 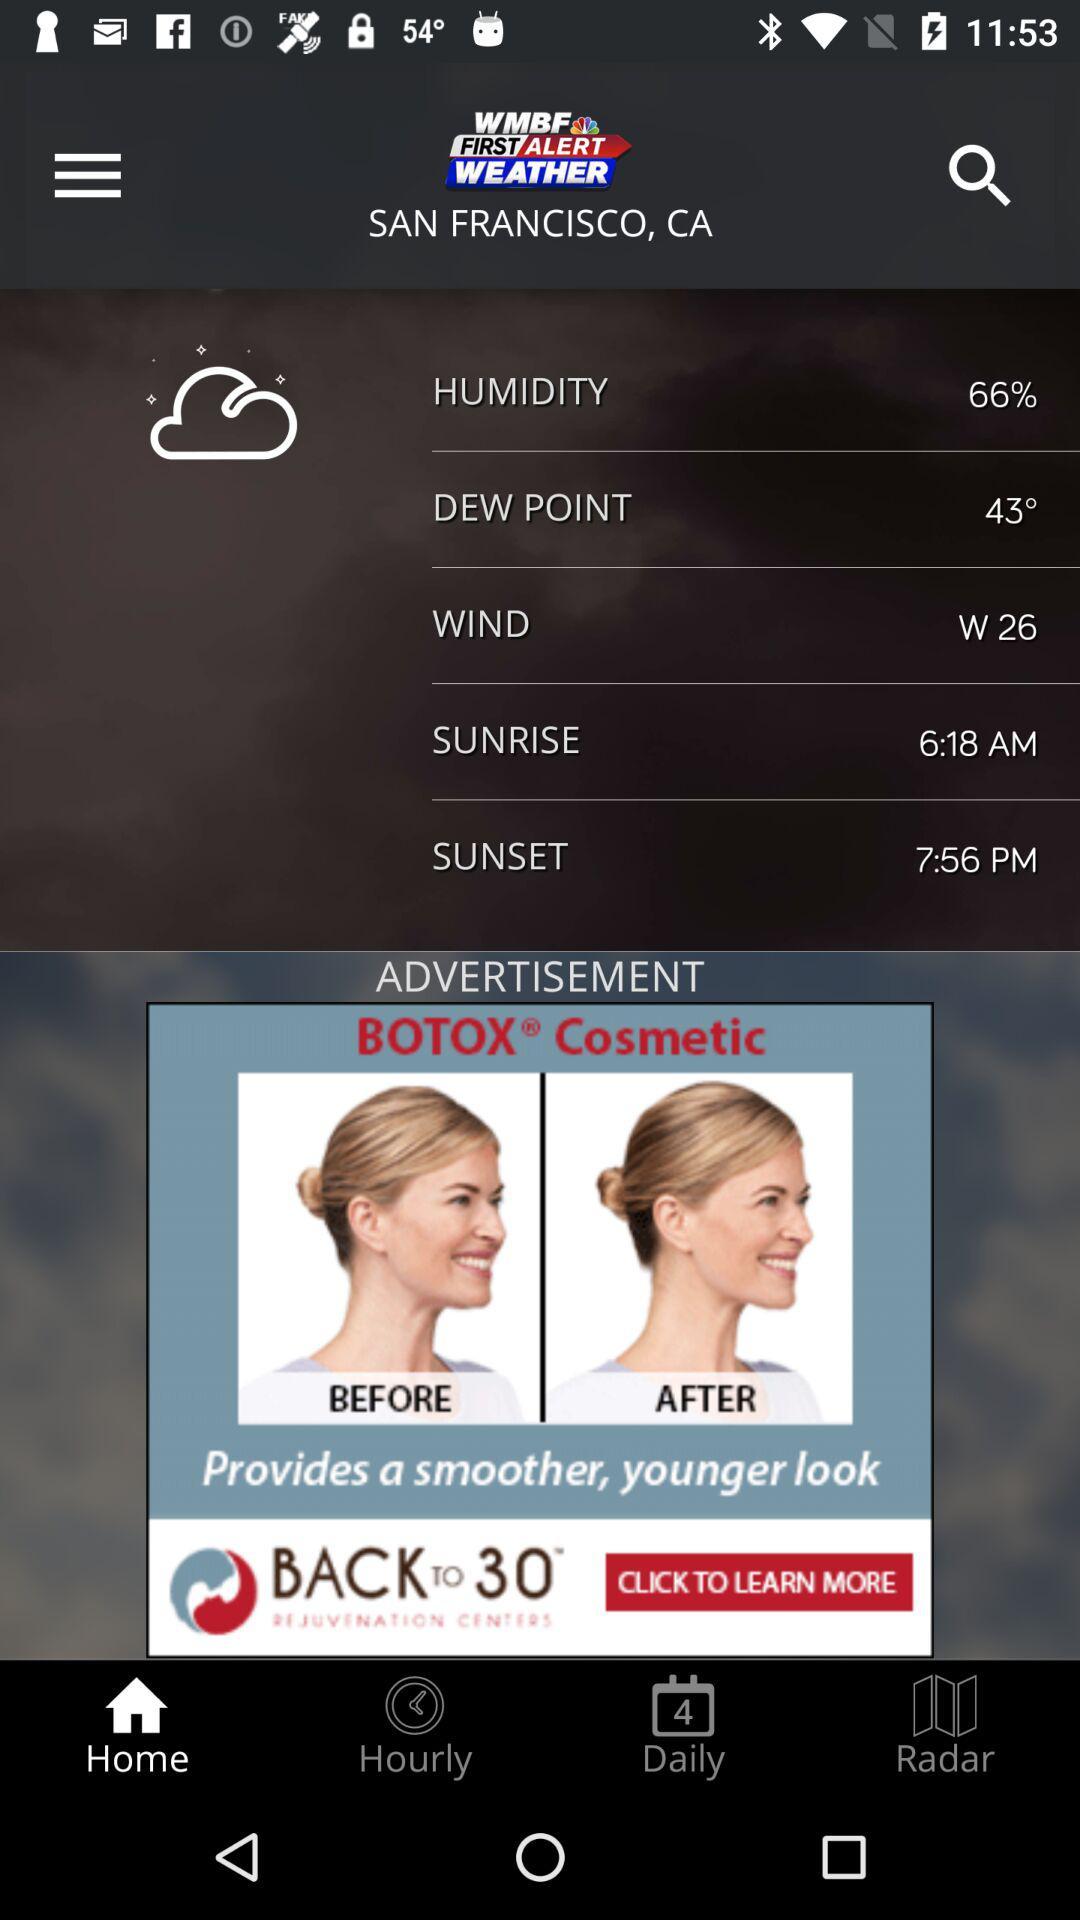 I want to click on the icon to the right of the home radio button, so click(x=413, y=1726).